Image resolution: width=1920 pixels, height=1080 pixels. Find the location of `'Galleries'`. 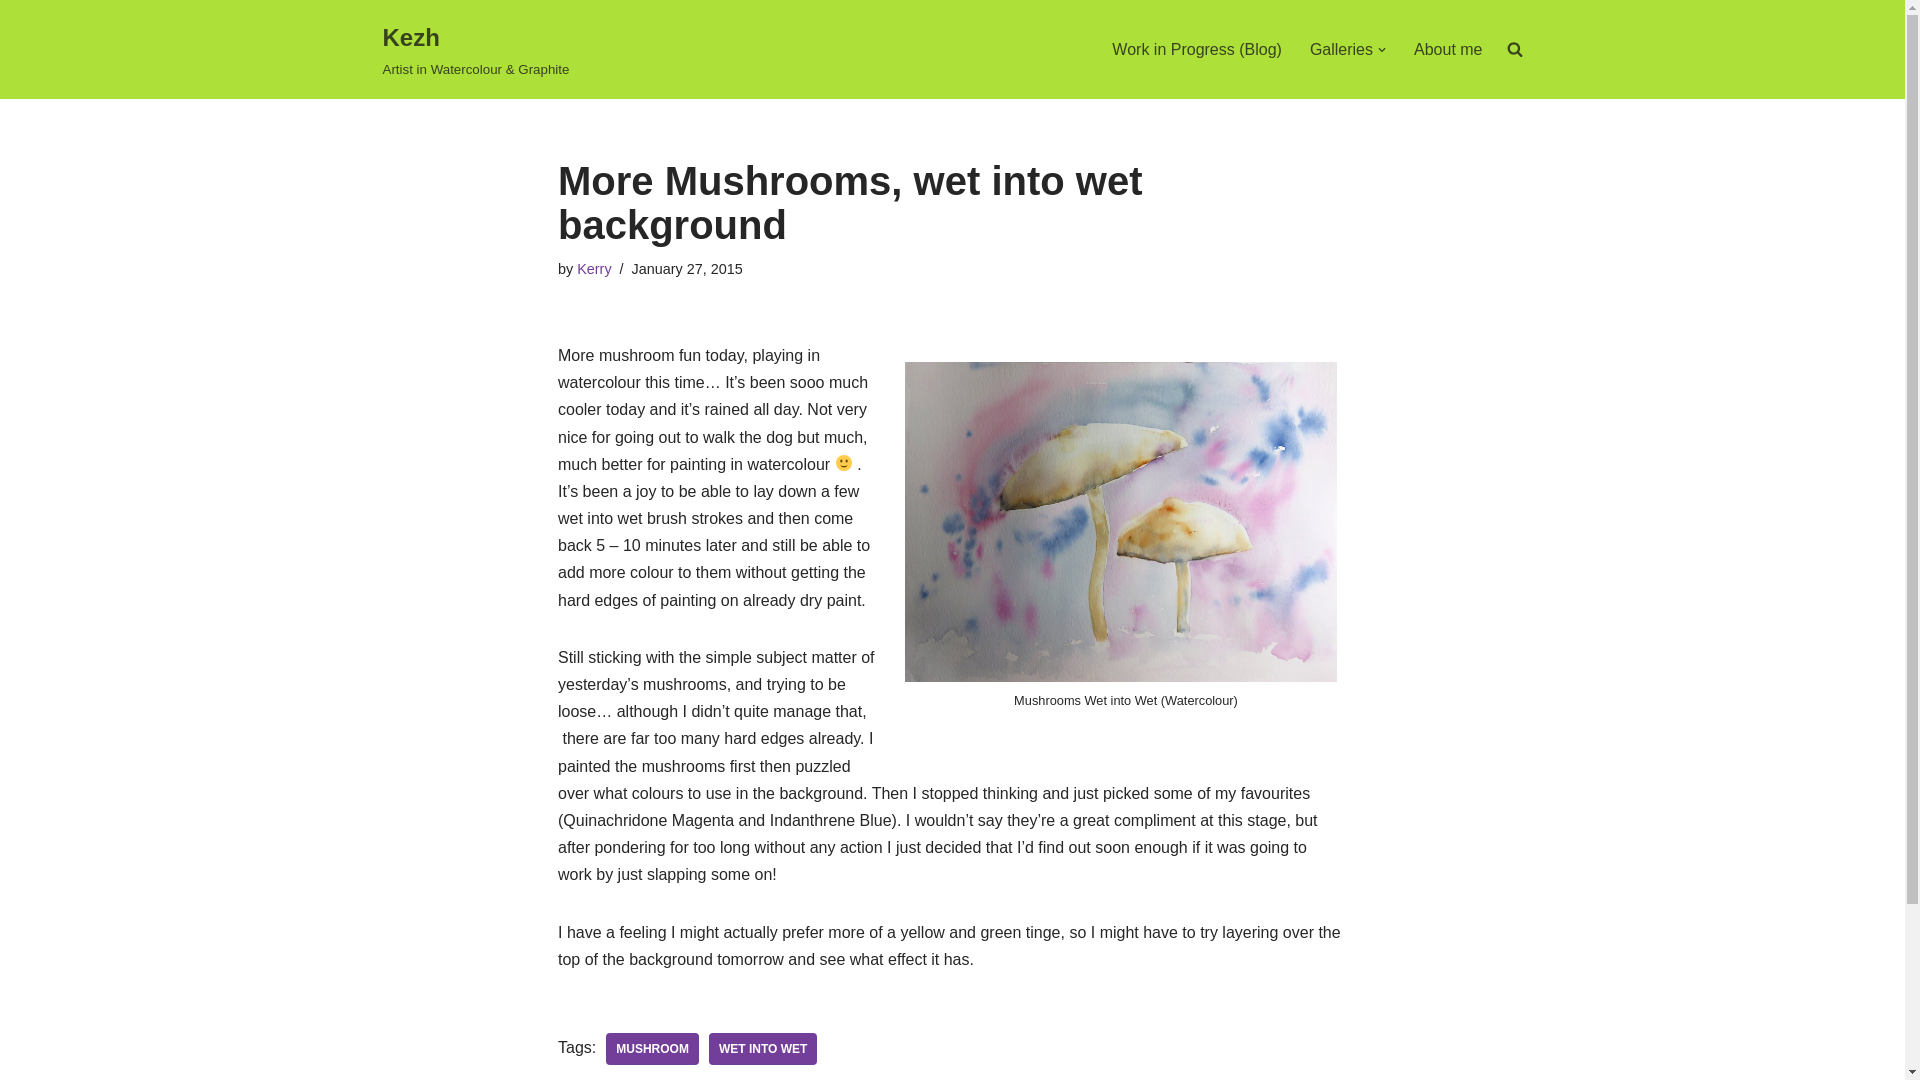

'Galleries' is located at coordinates (1341, 48).